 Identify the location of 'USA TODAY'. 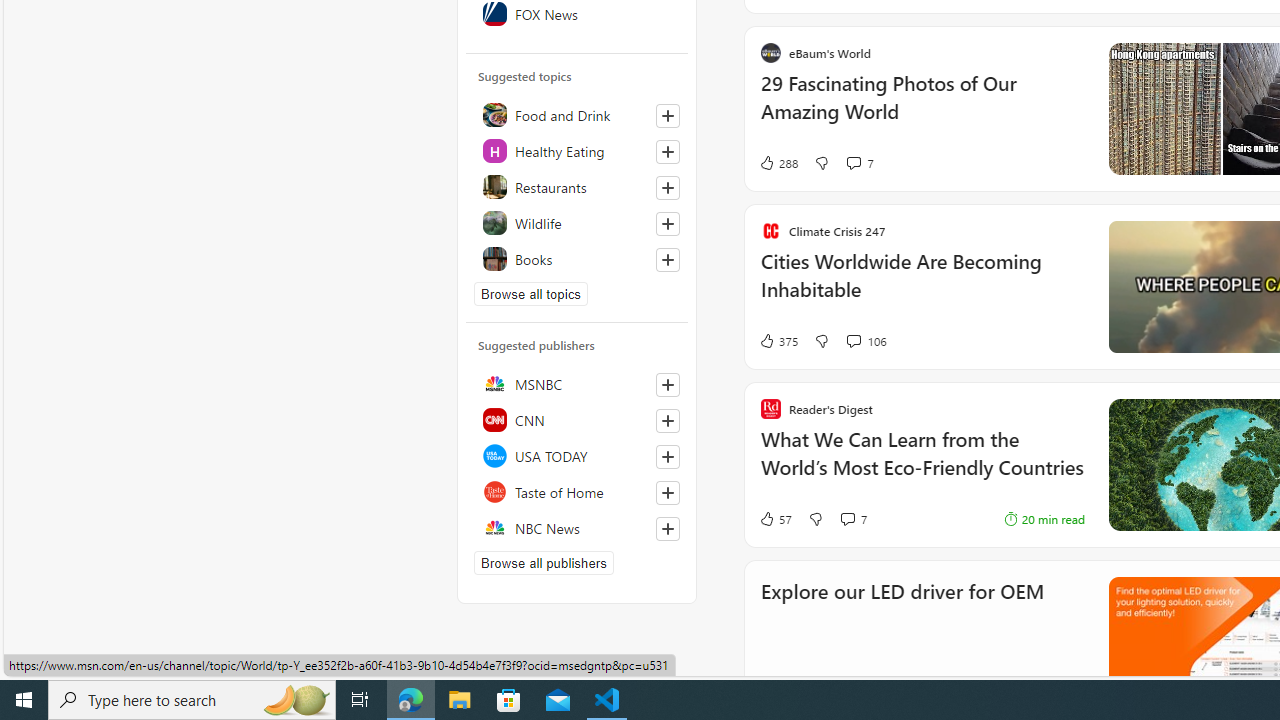
(576, 456).